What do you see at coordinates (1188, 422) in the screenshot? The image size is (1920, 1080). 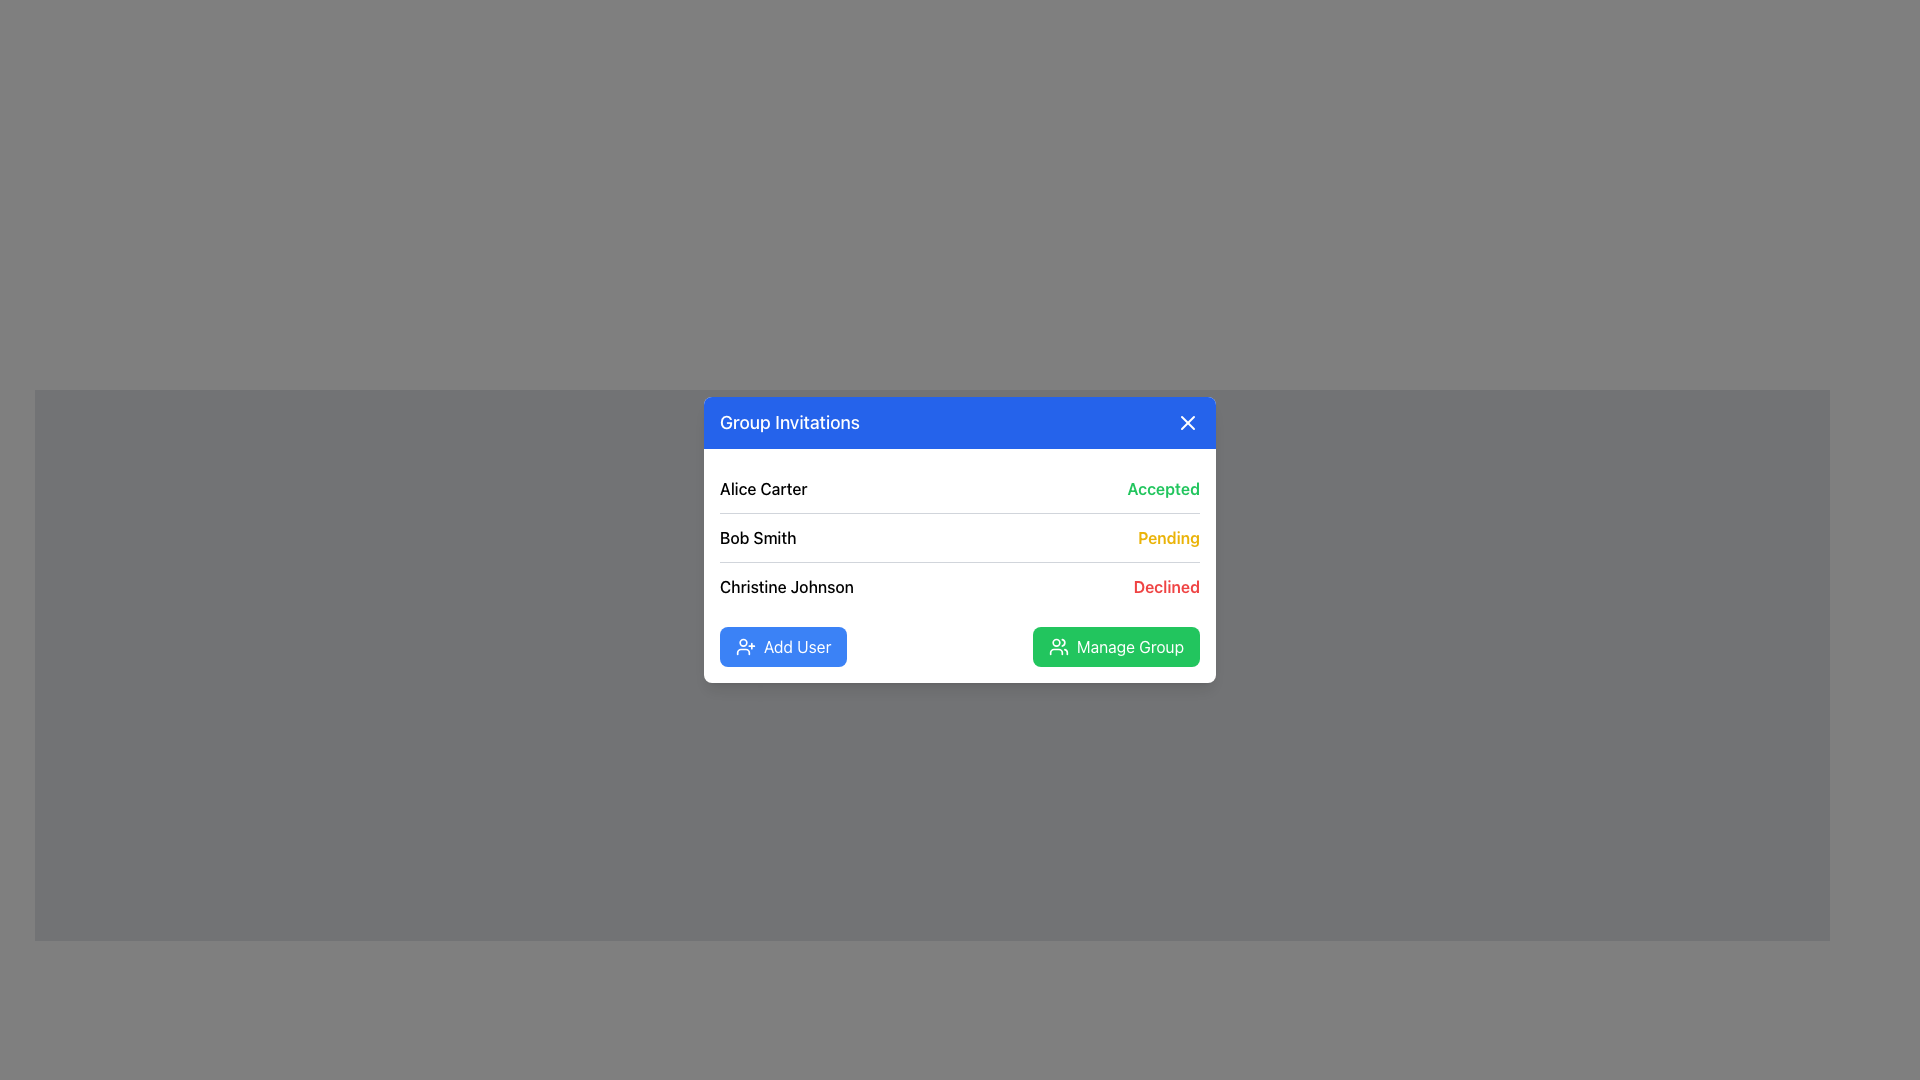 I see `the small diagonal cross (X) button located at the top-right corner of the 'Group Invitations' blue header bar` at bounding box center [1188, 422].